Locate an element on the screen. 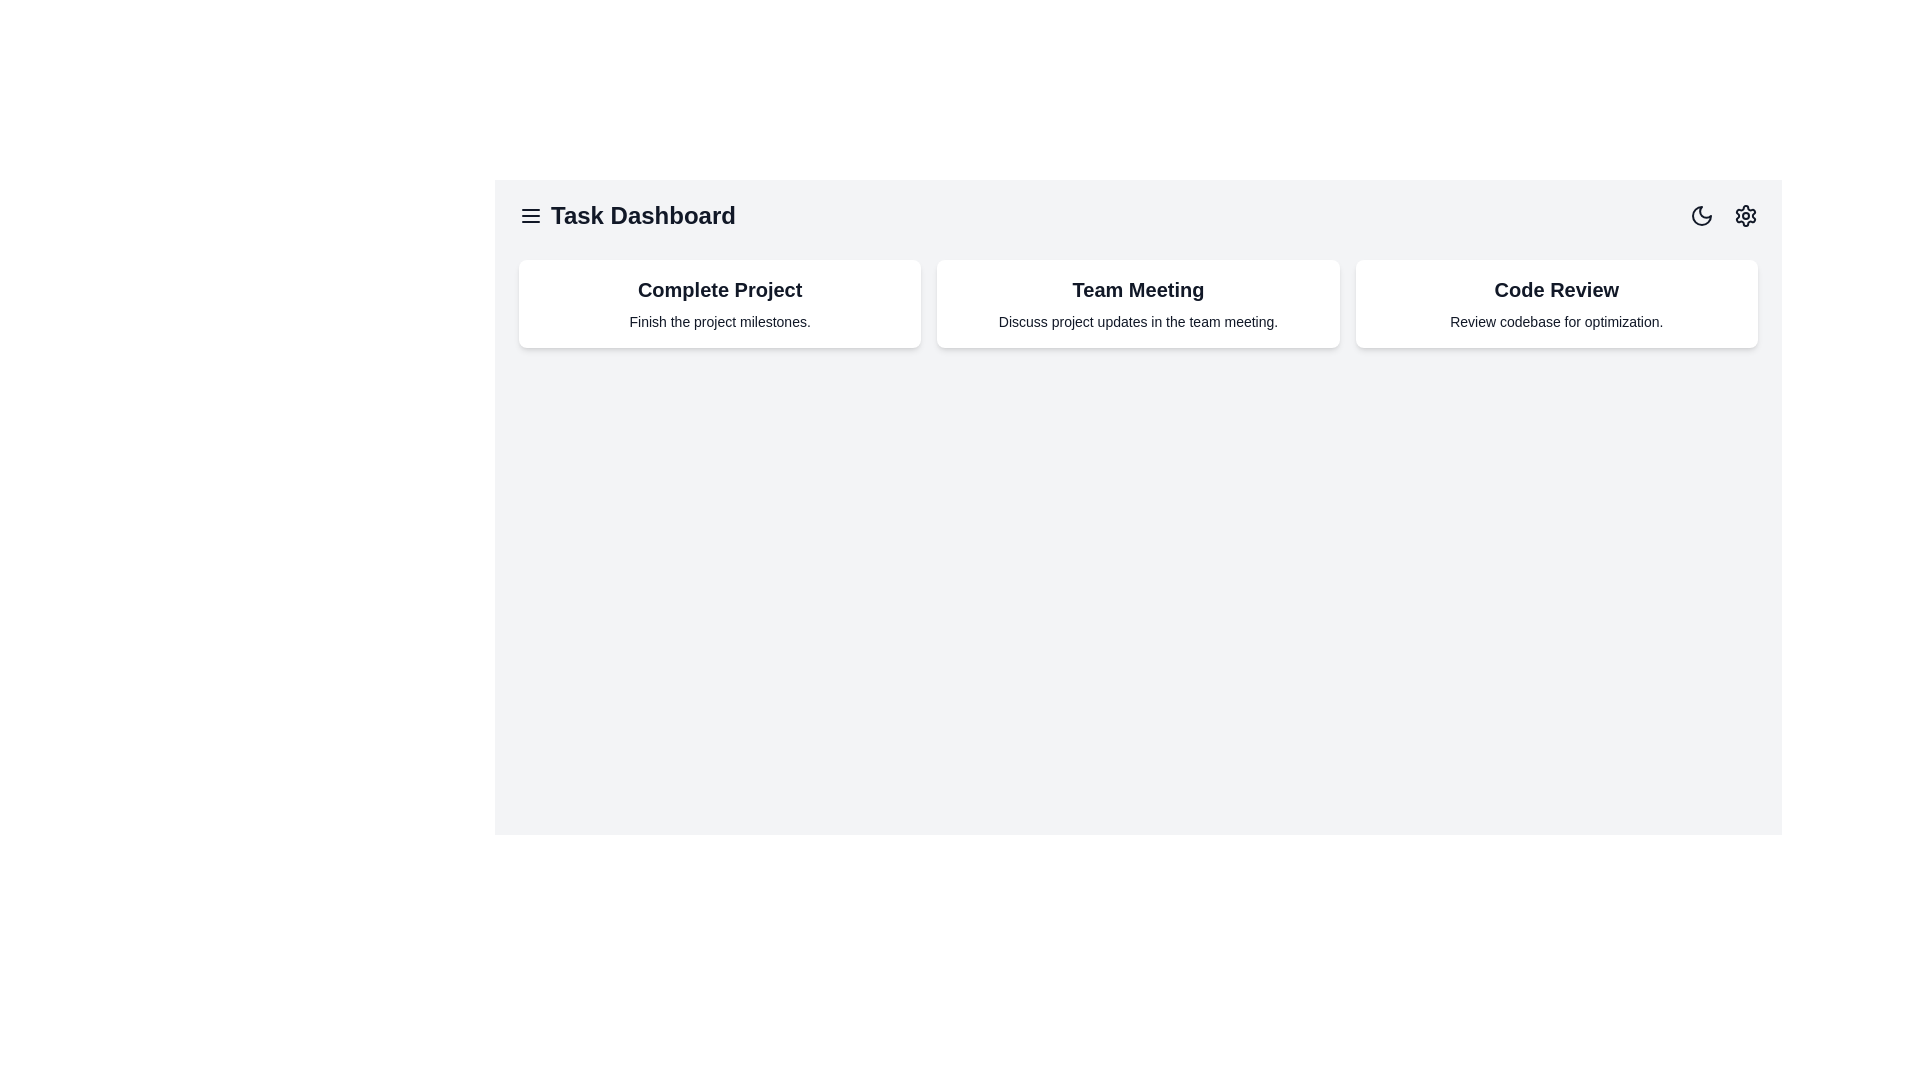 This screenshot has width=1920, height=1080. the main title text element in the middle card of the three-card layout, which serves as the heading for the card's content is located at coordinates (1138, 289).